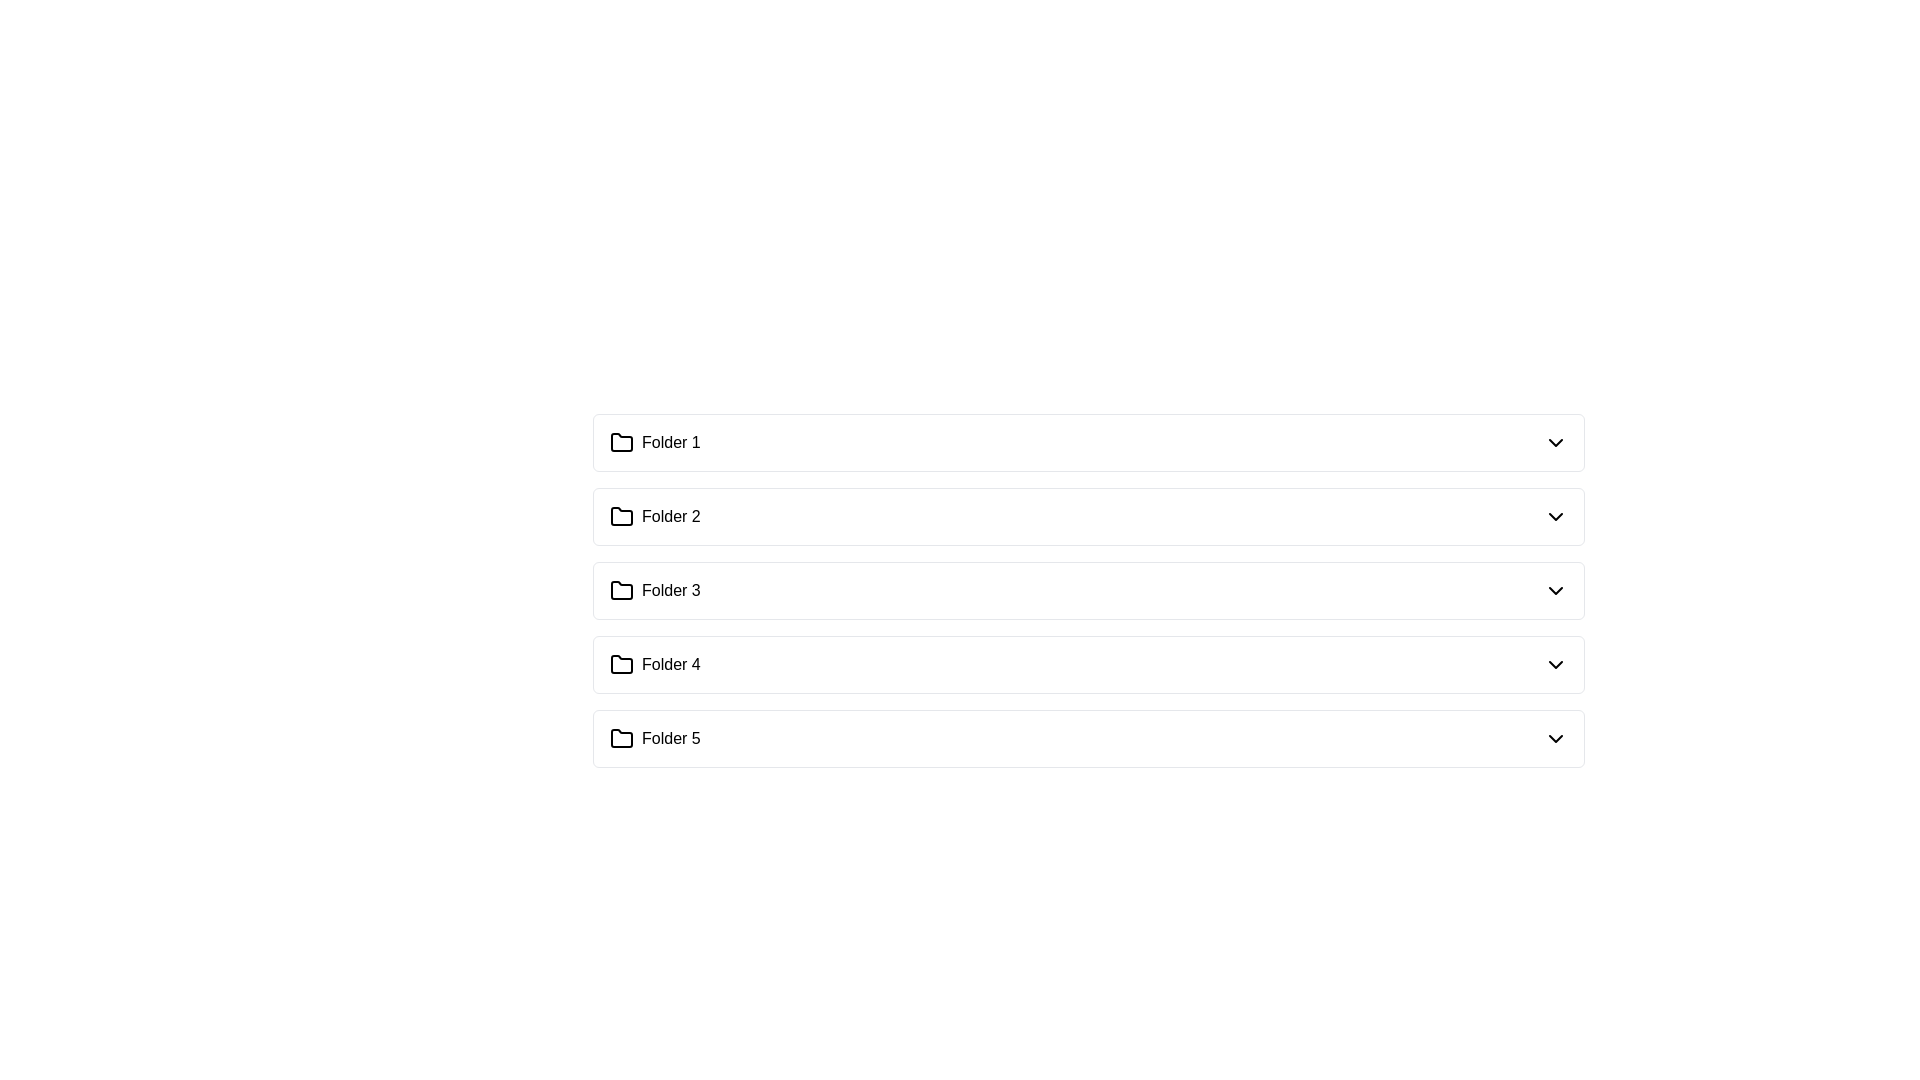 Image resolution: width=1920 pixels, height=1080 pixels. I want to click on the folder icon represented by an SVG graphic with smooth edges, located to the left of the text label 'Folder 1', so click(621, 441).